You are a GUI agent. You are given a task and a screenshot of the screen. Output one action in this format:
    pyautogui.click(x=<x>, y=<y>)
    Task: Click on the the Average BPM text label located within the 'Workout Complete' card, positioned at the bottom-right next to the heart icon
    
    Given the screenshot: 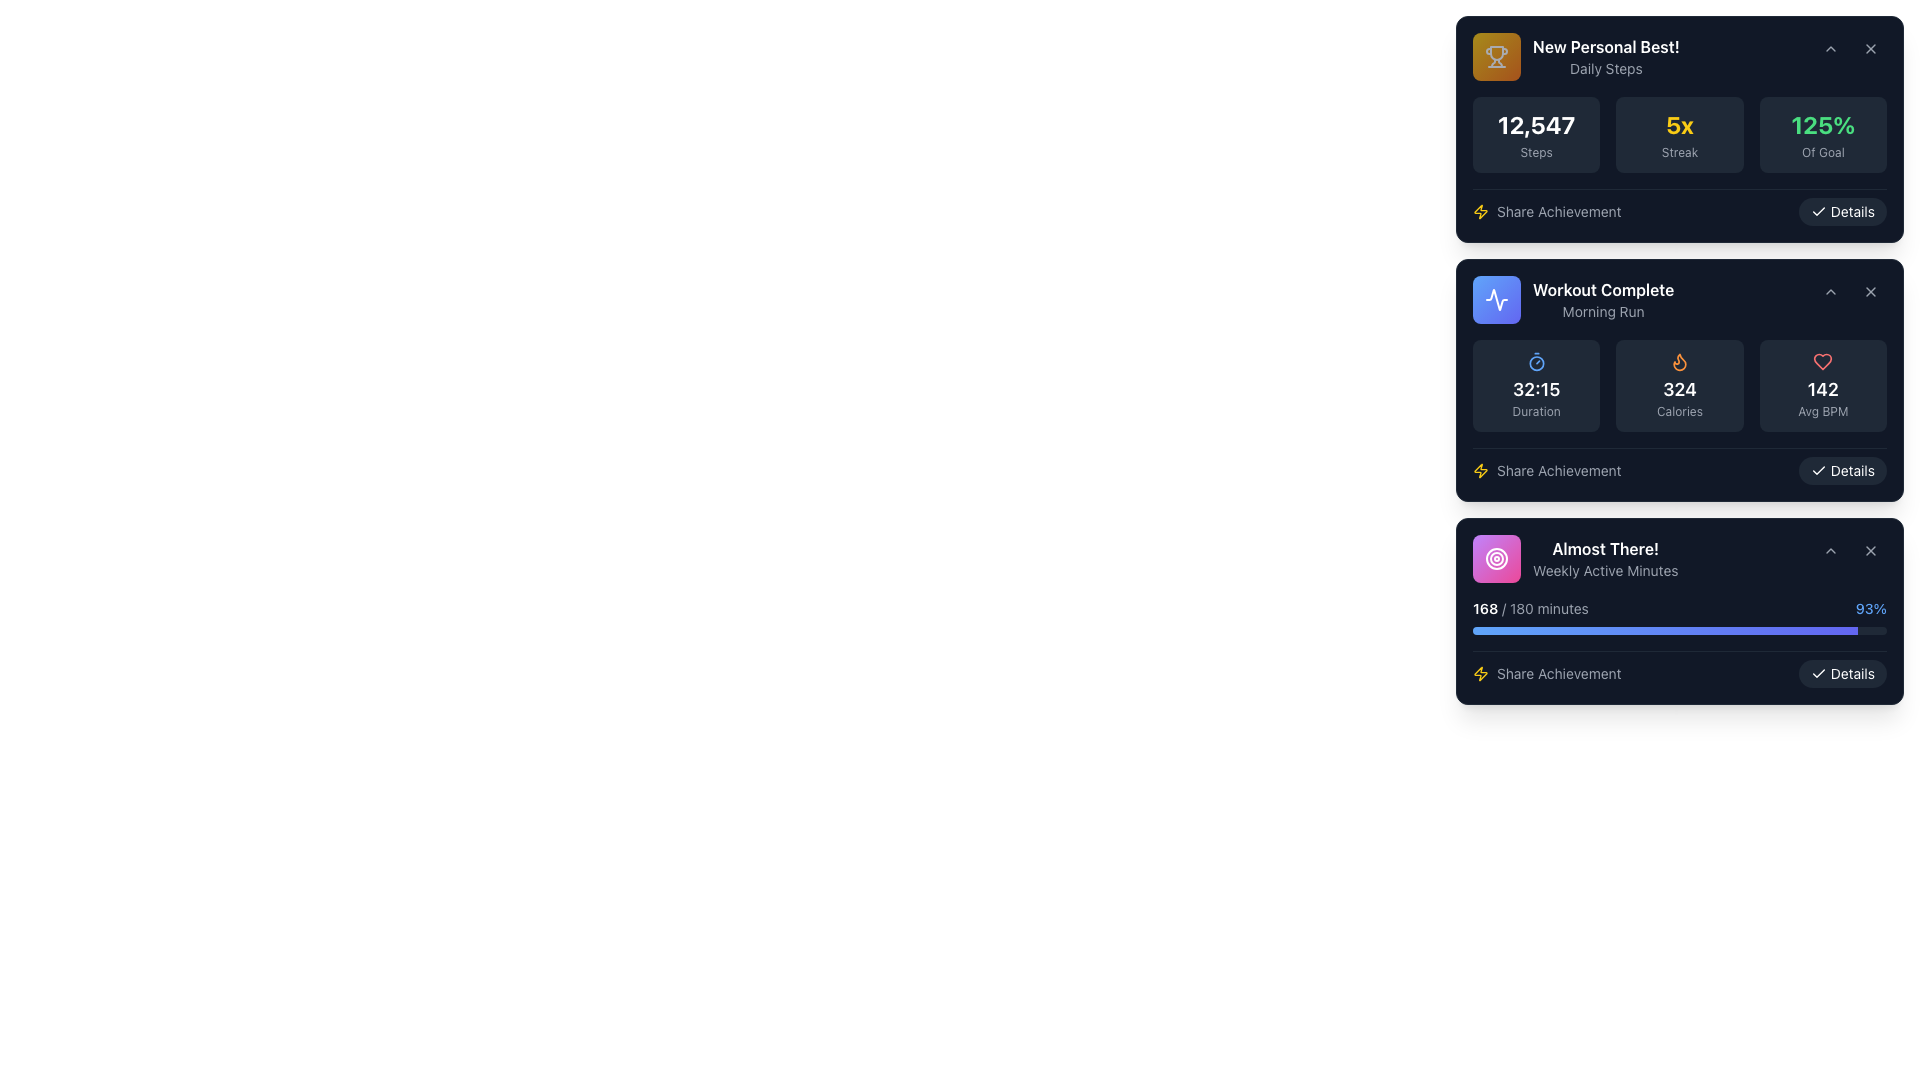 What is the action you would take?
    pyautogui.click(x=1823, y=389)
    